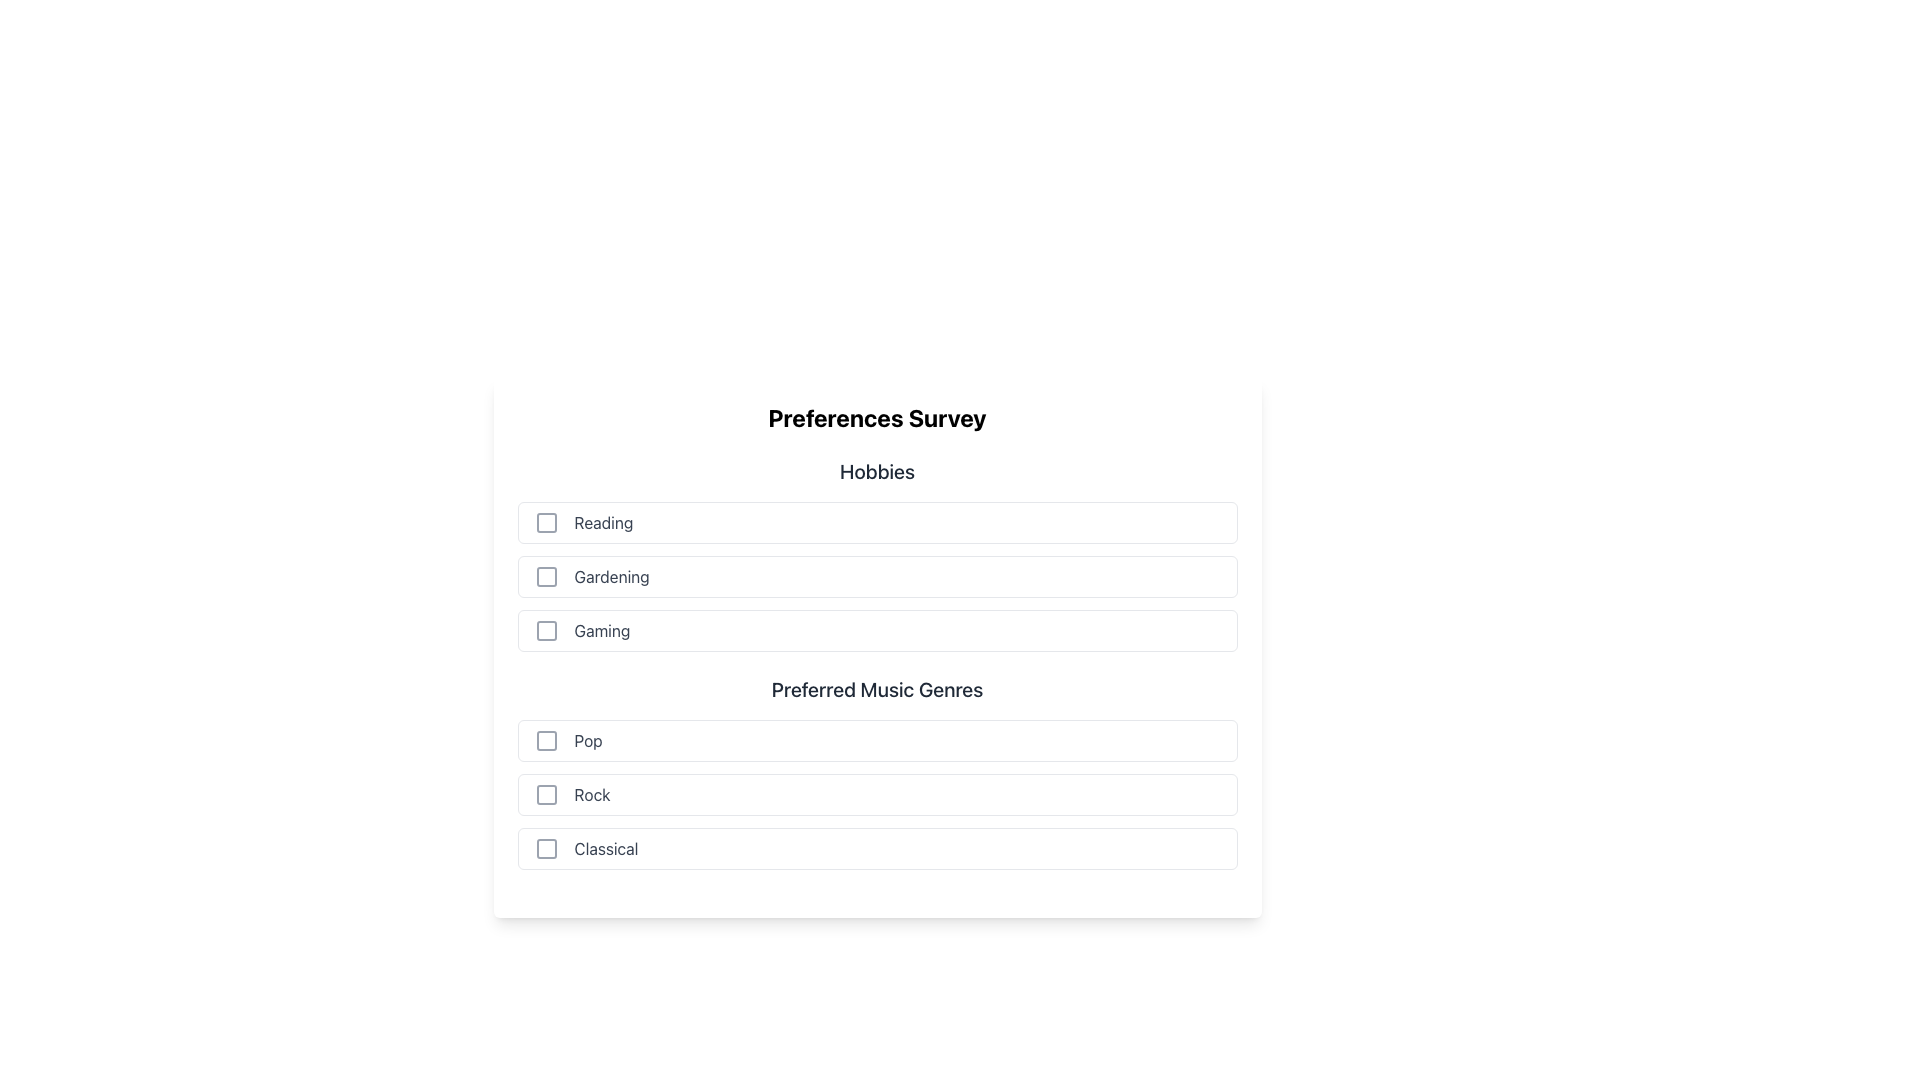 The width and height of the screenshot is (1920, 1080). I want to click on the checkbox indicator for the 'Classical' option in the 'Preferred Music Genres' section, so click(546, 848).